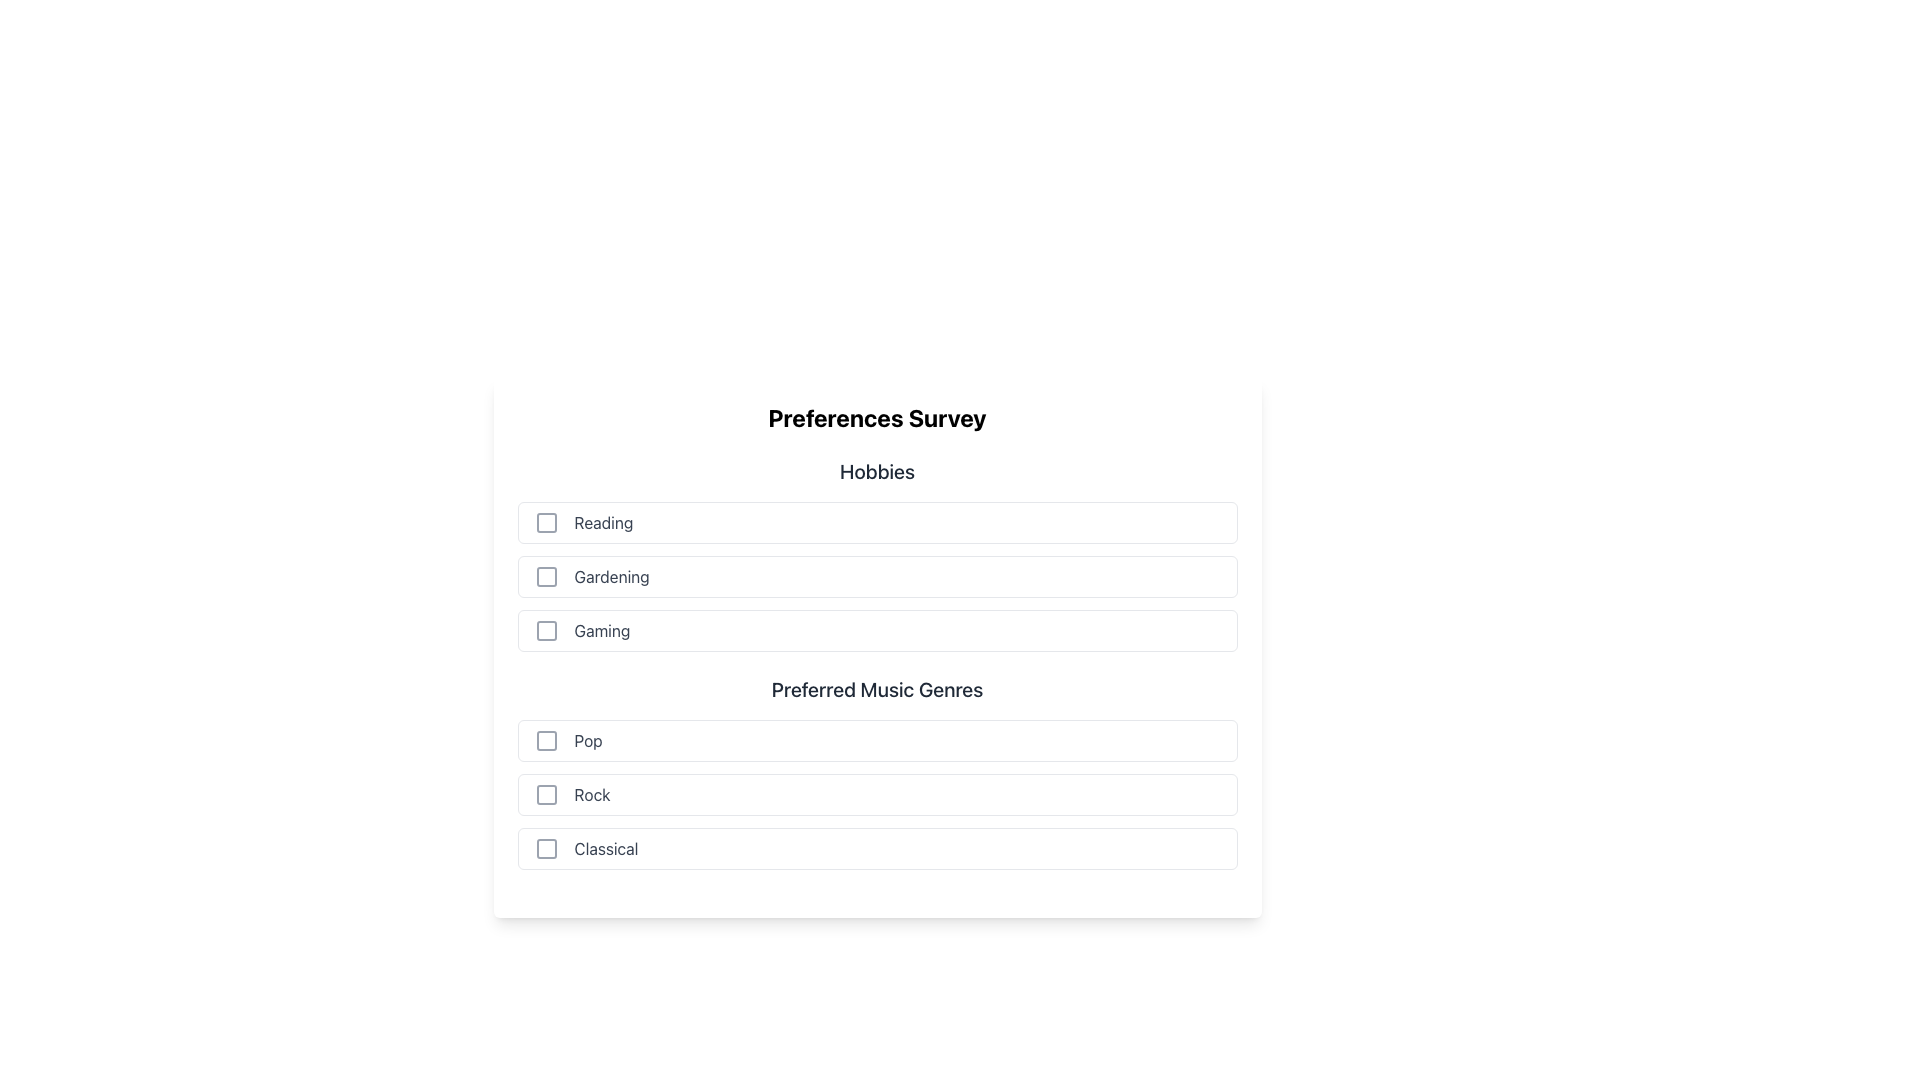 The width and height of the screenshot is (1920, 1080). I want to click on the checkbox indicator for the 'Classical' option in the 'Preferred Music Genres' section, so click(546, 848).